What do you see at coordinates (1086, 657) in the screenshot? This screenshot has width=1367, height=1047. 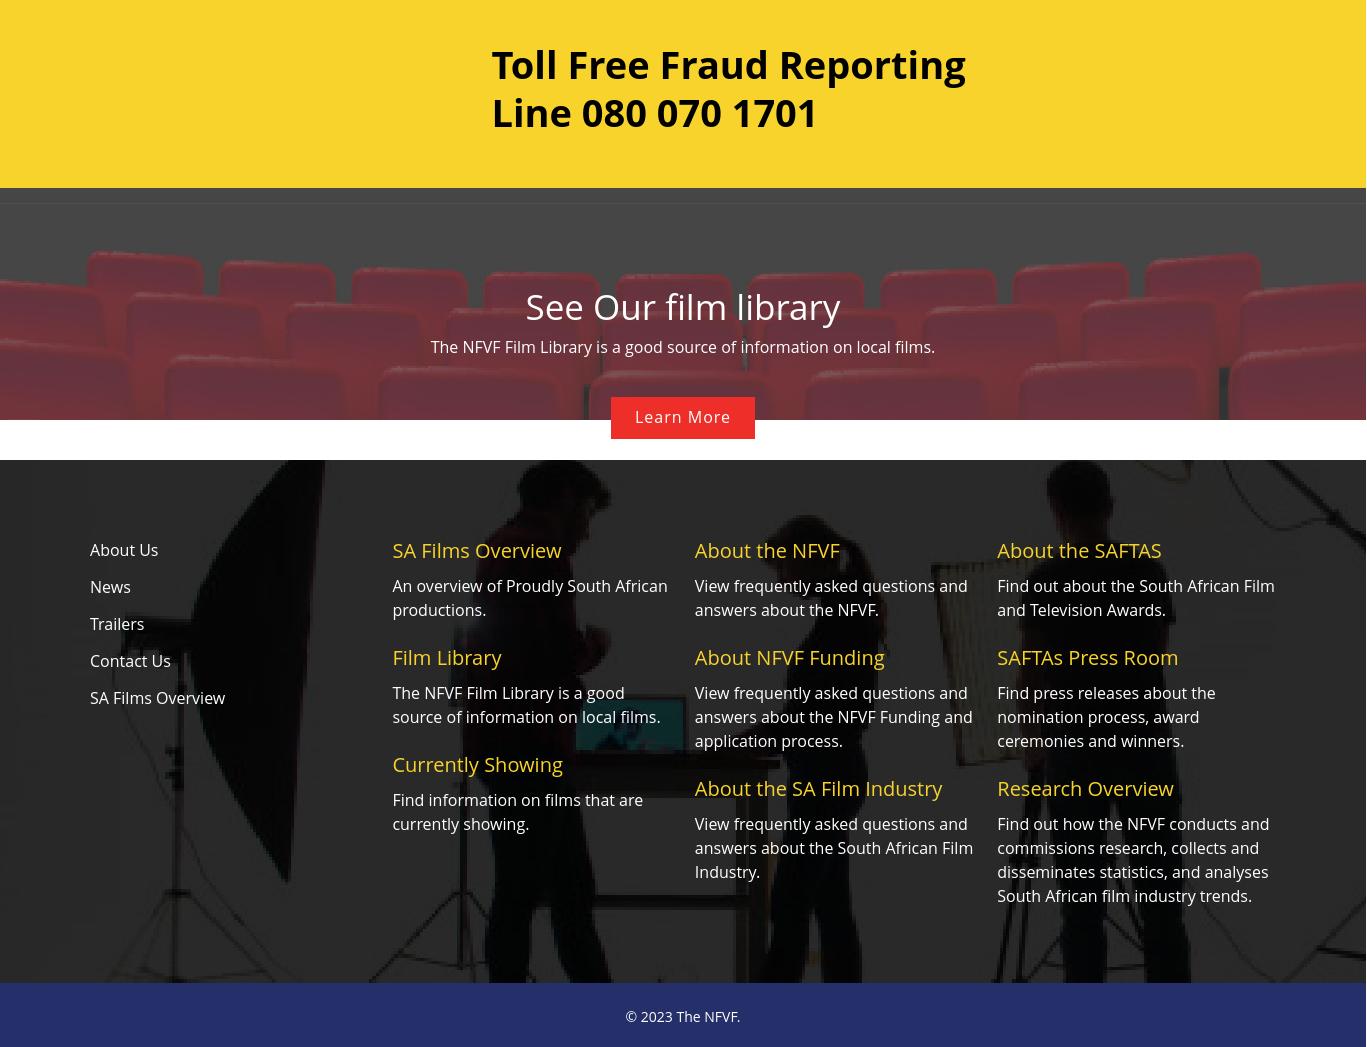 I see `'SAFTAs Press Room'` at bounding box center [1086, 657].